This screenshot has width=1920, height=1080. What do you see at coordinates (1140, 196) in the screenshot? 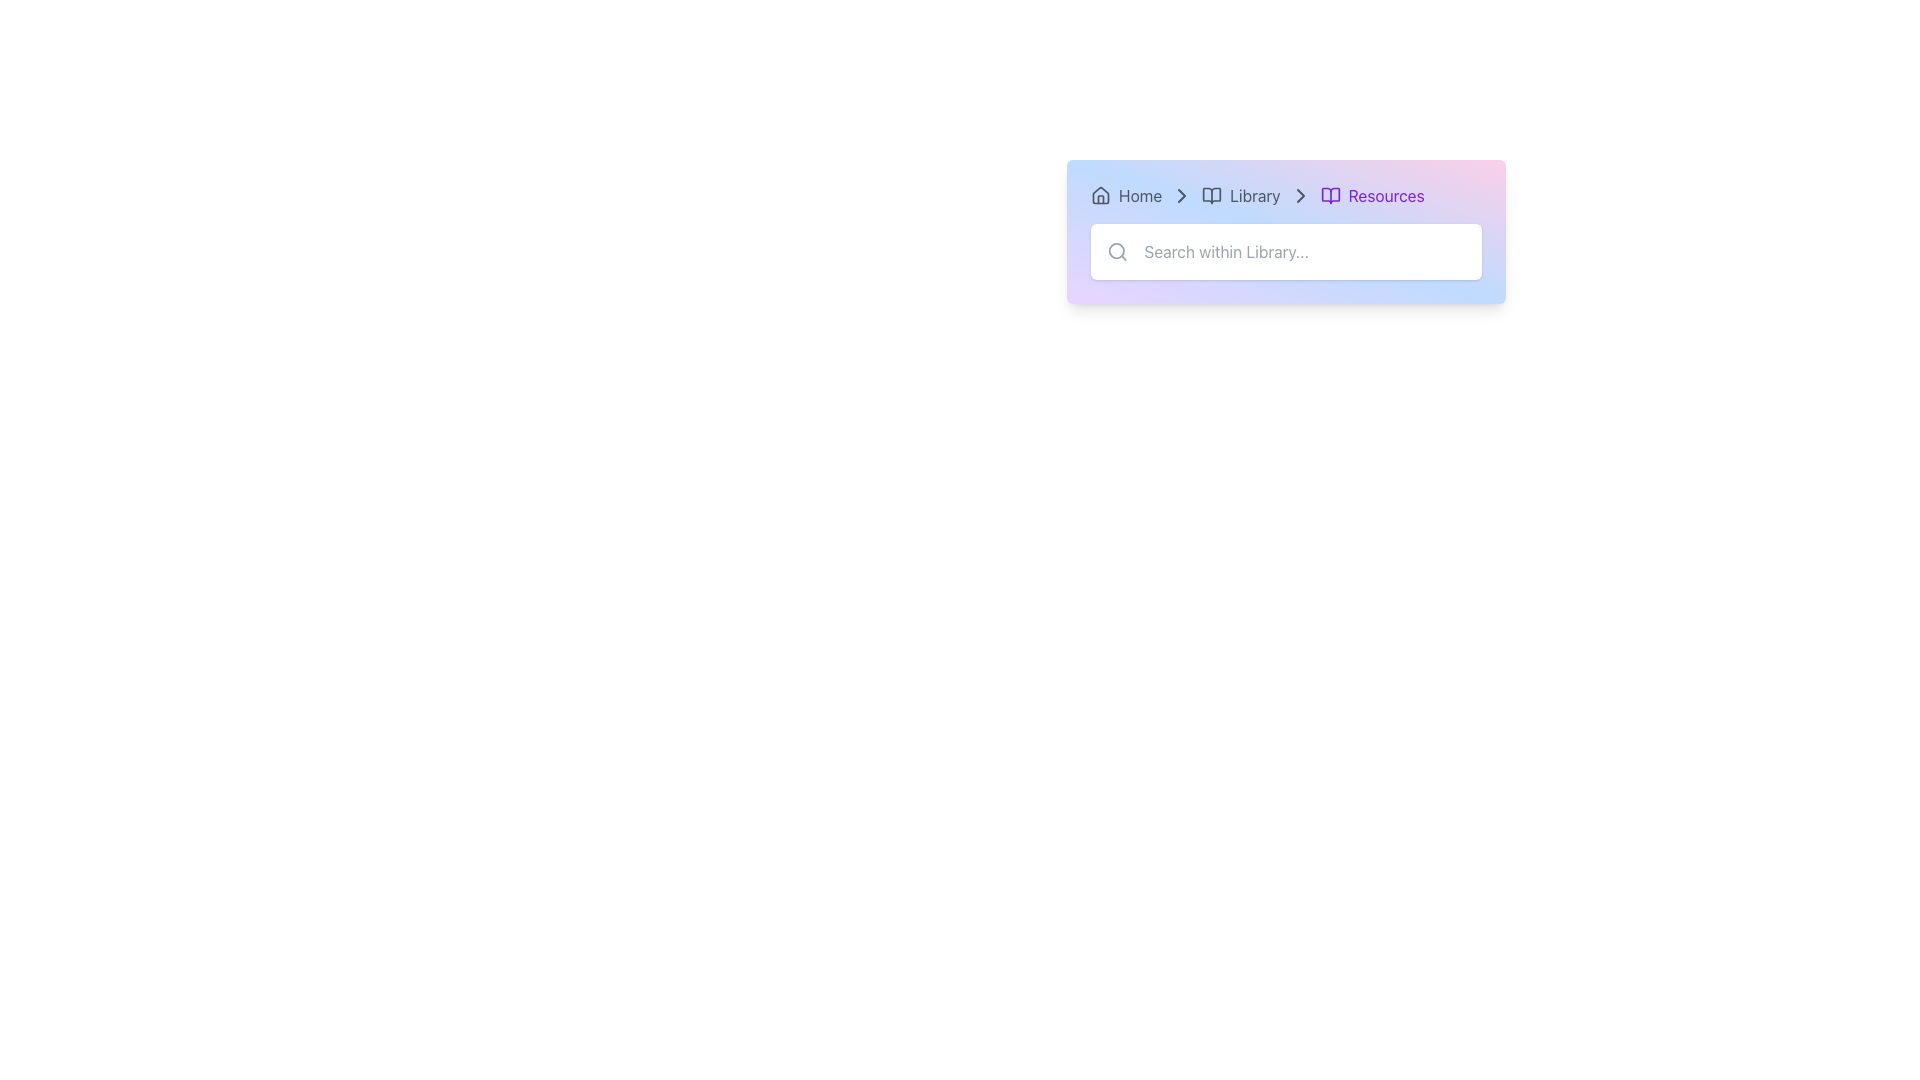
I see `the 'Home' text label in the horizontal navigation bar` at bounding box center [1140, 196].